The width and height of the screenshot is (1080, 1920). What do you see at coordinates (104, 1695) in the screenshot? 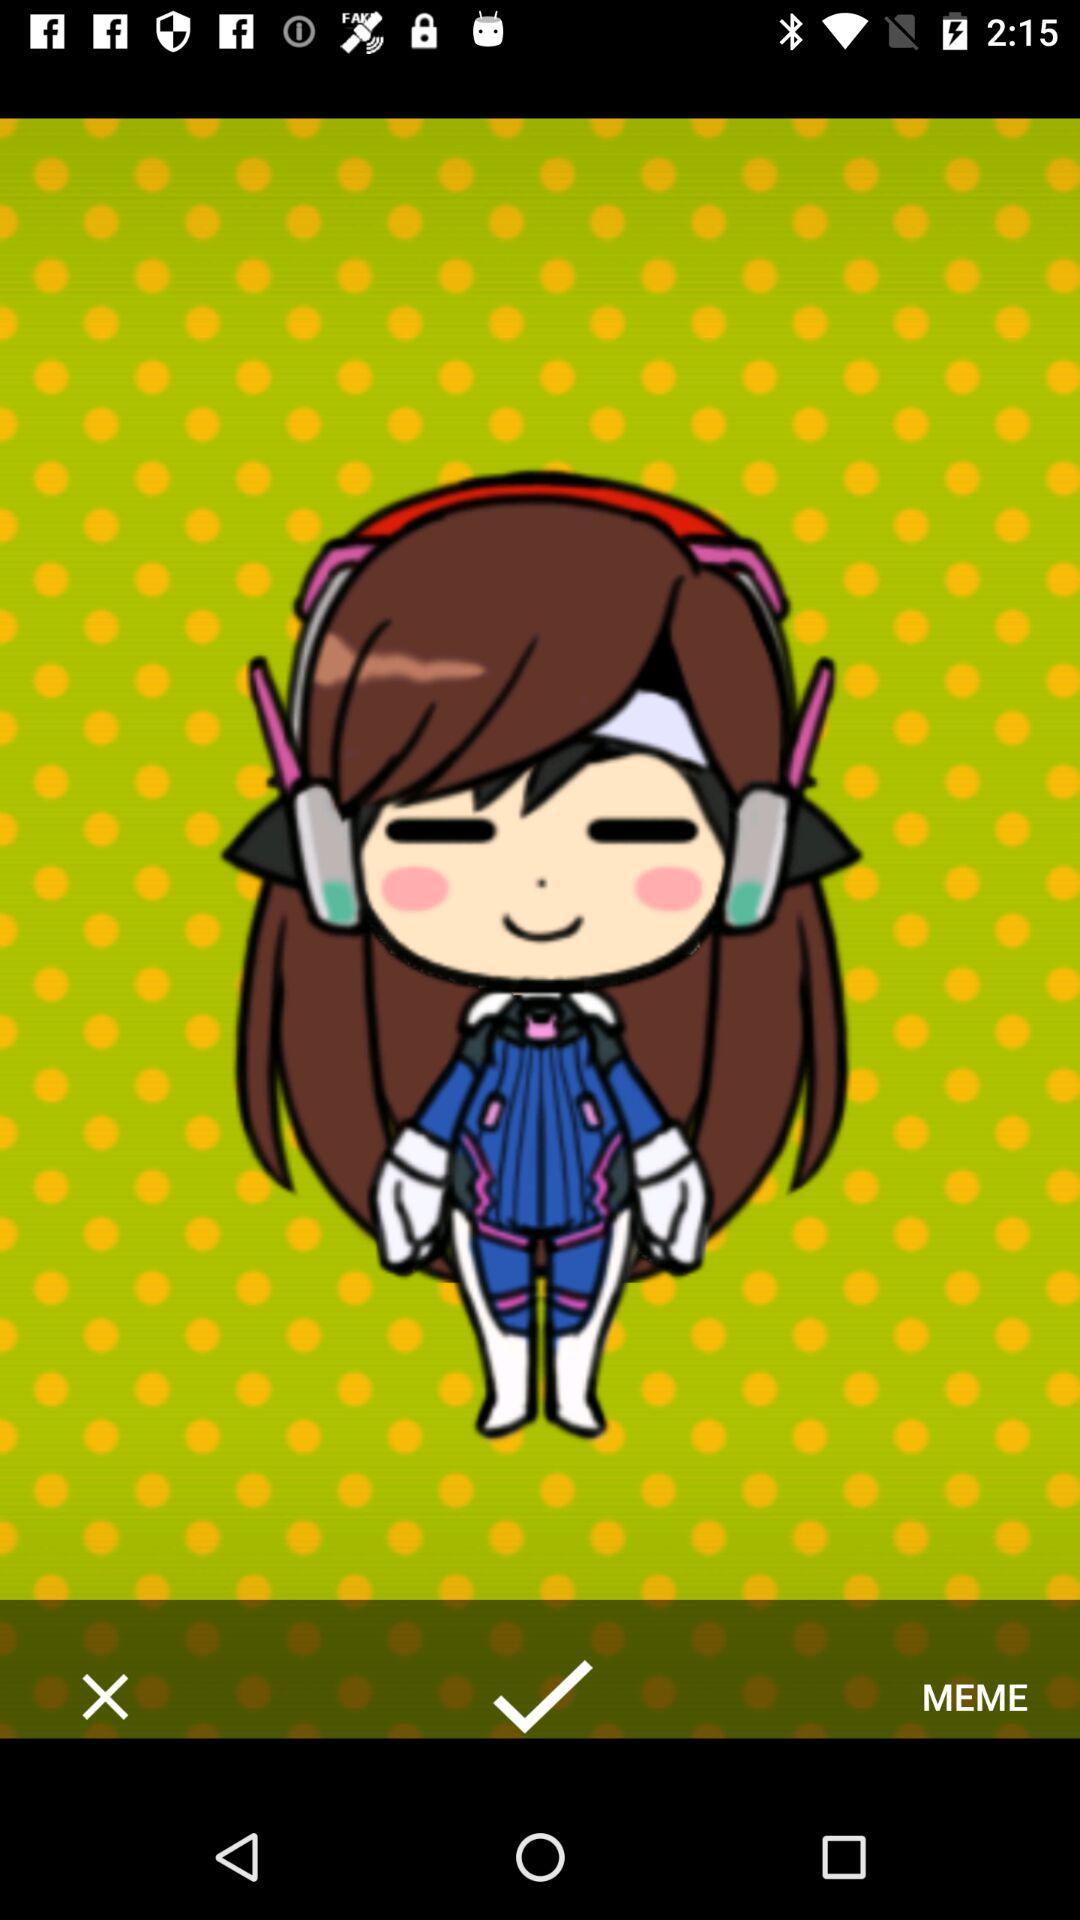
I see `the close icon` at bounding box center [104, 1695].